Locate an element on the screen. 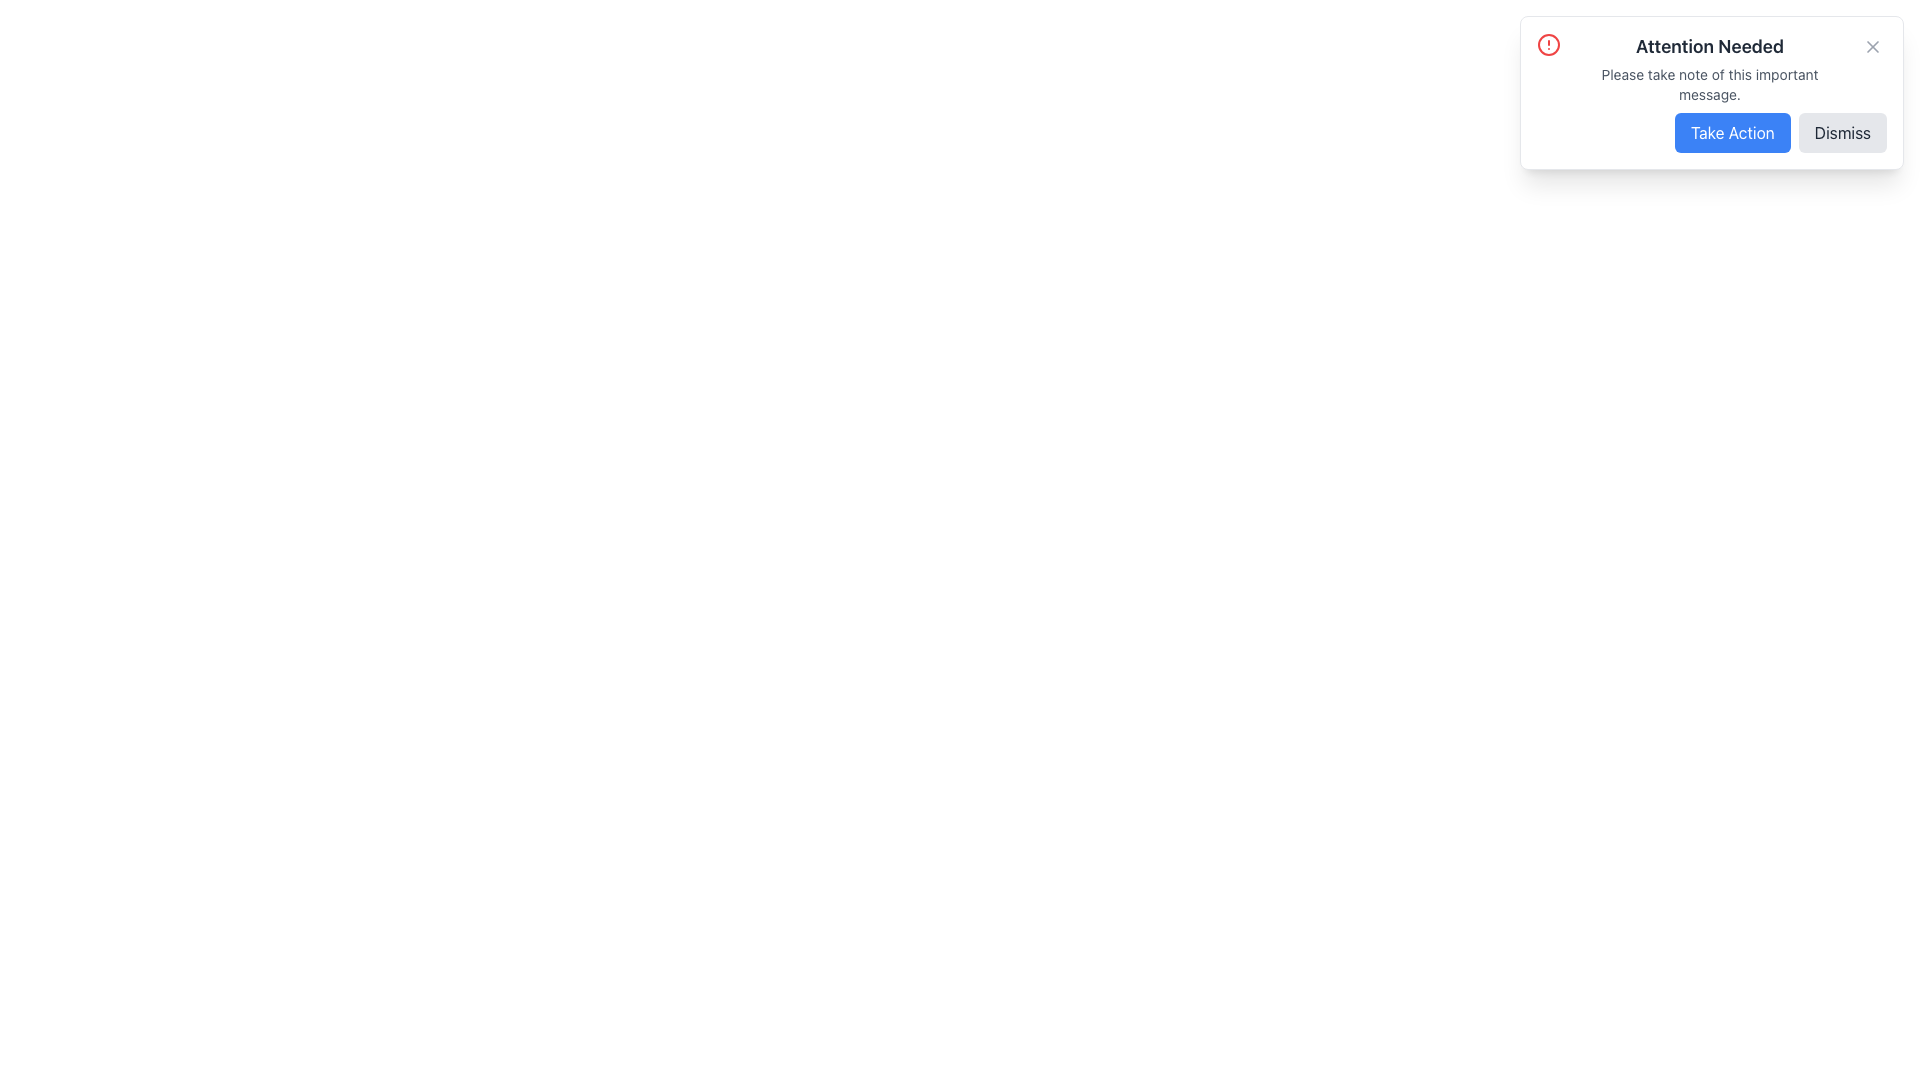  the Close Icon located at the top-right corner of the modal is located at coordinates (1871, 45).